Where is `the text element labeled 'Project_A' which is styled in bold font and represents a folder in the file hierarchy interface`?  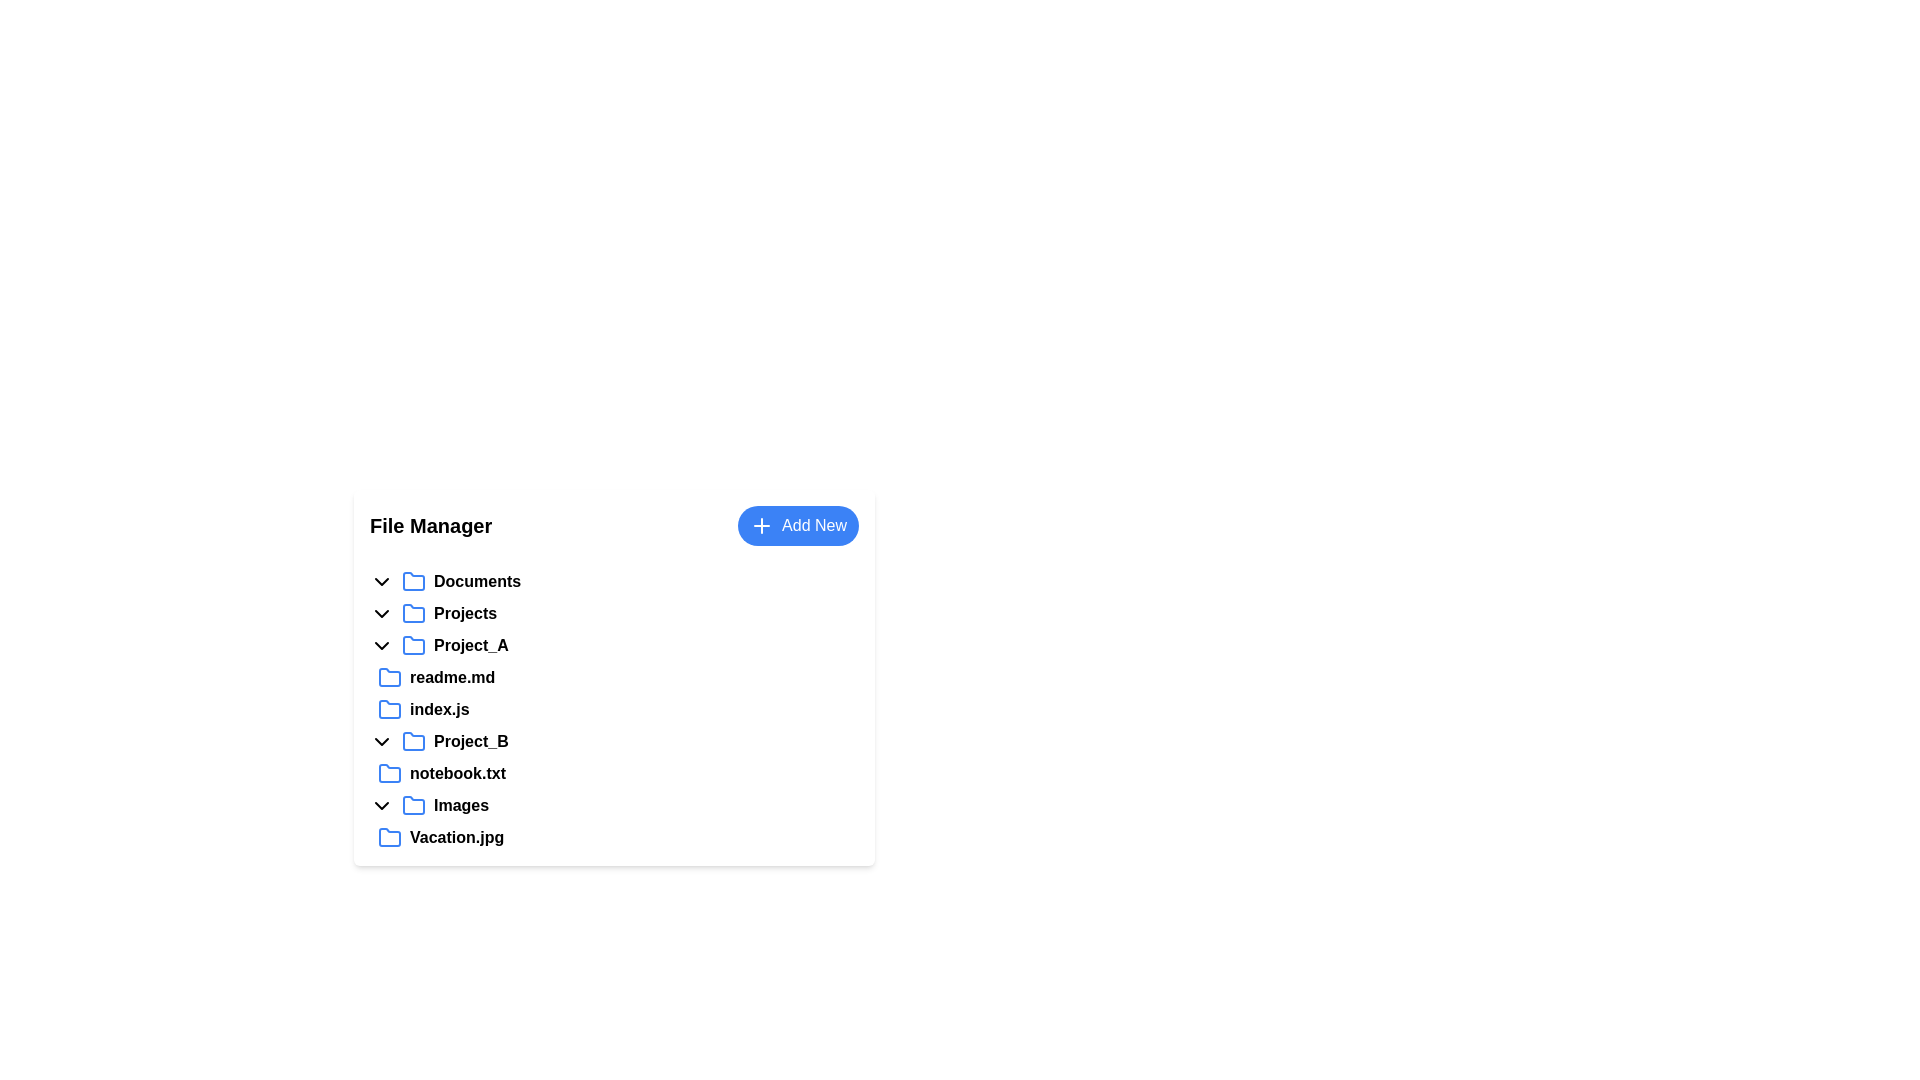
the text element labeled 'Project_A' which is styled in bold font and represents a folder in the file hierarchy interface is located at coordinates (470, 645).